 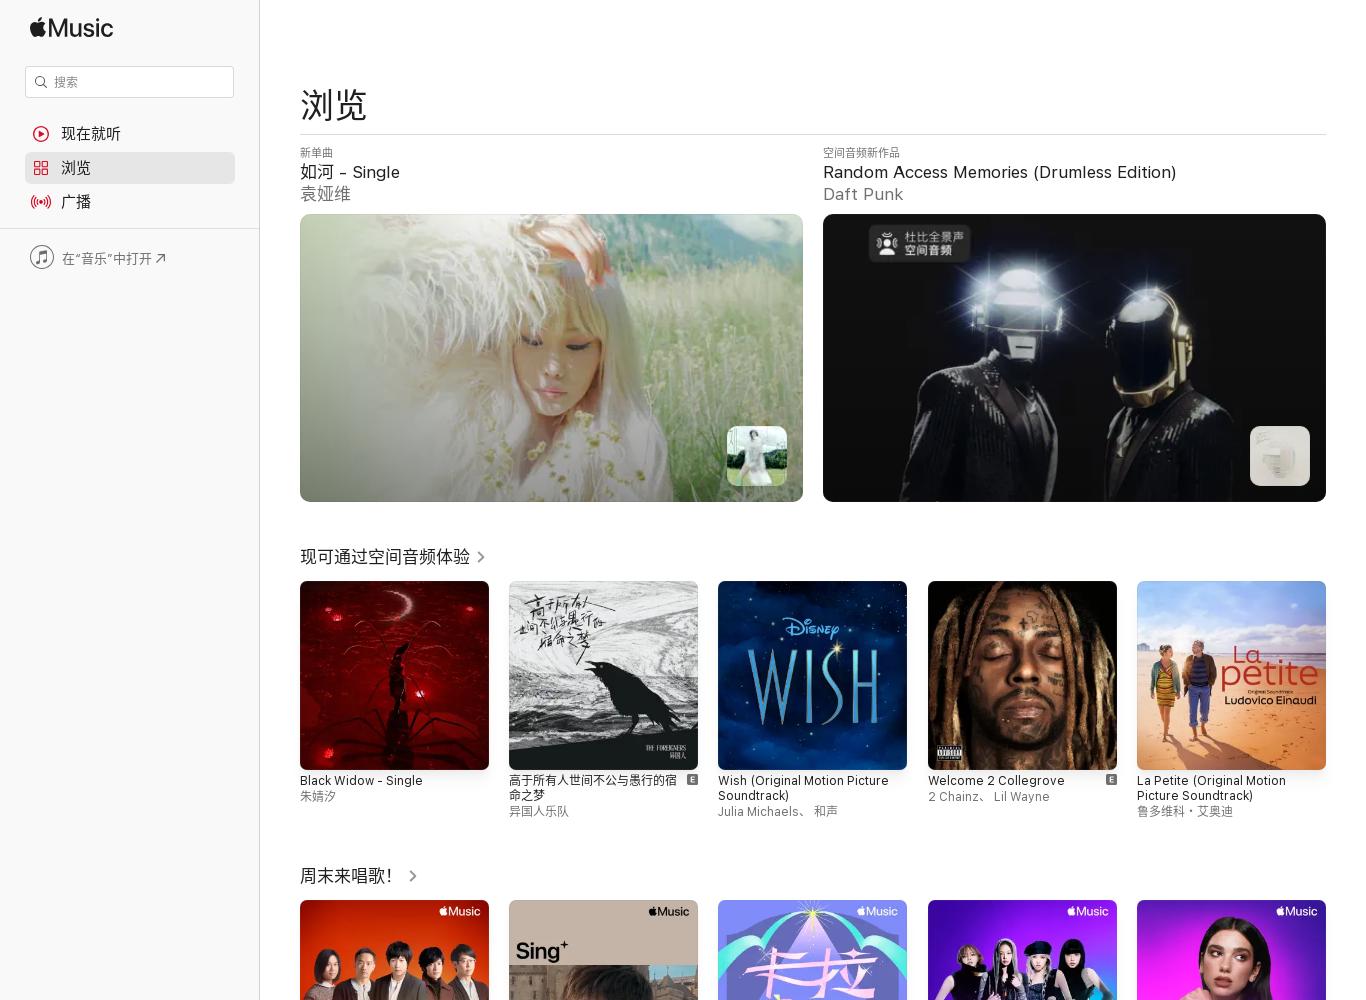 I want to click on '2 Chainz', so click(x=952, y=797).